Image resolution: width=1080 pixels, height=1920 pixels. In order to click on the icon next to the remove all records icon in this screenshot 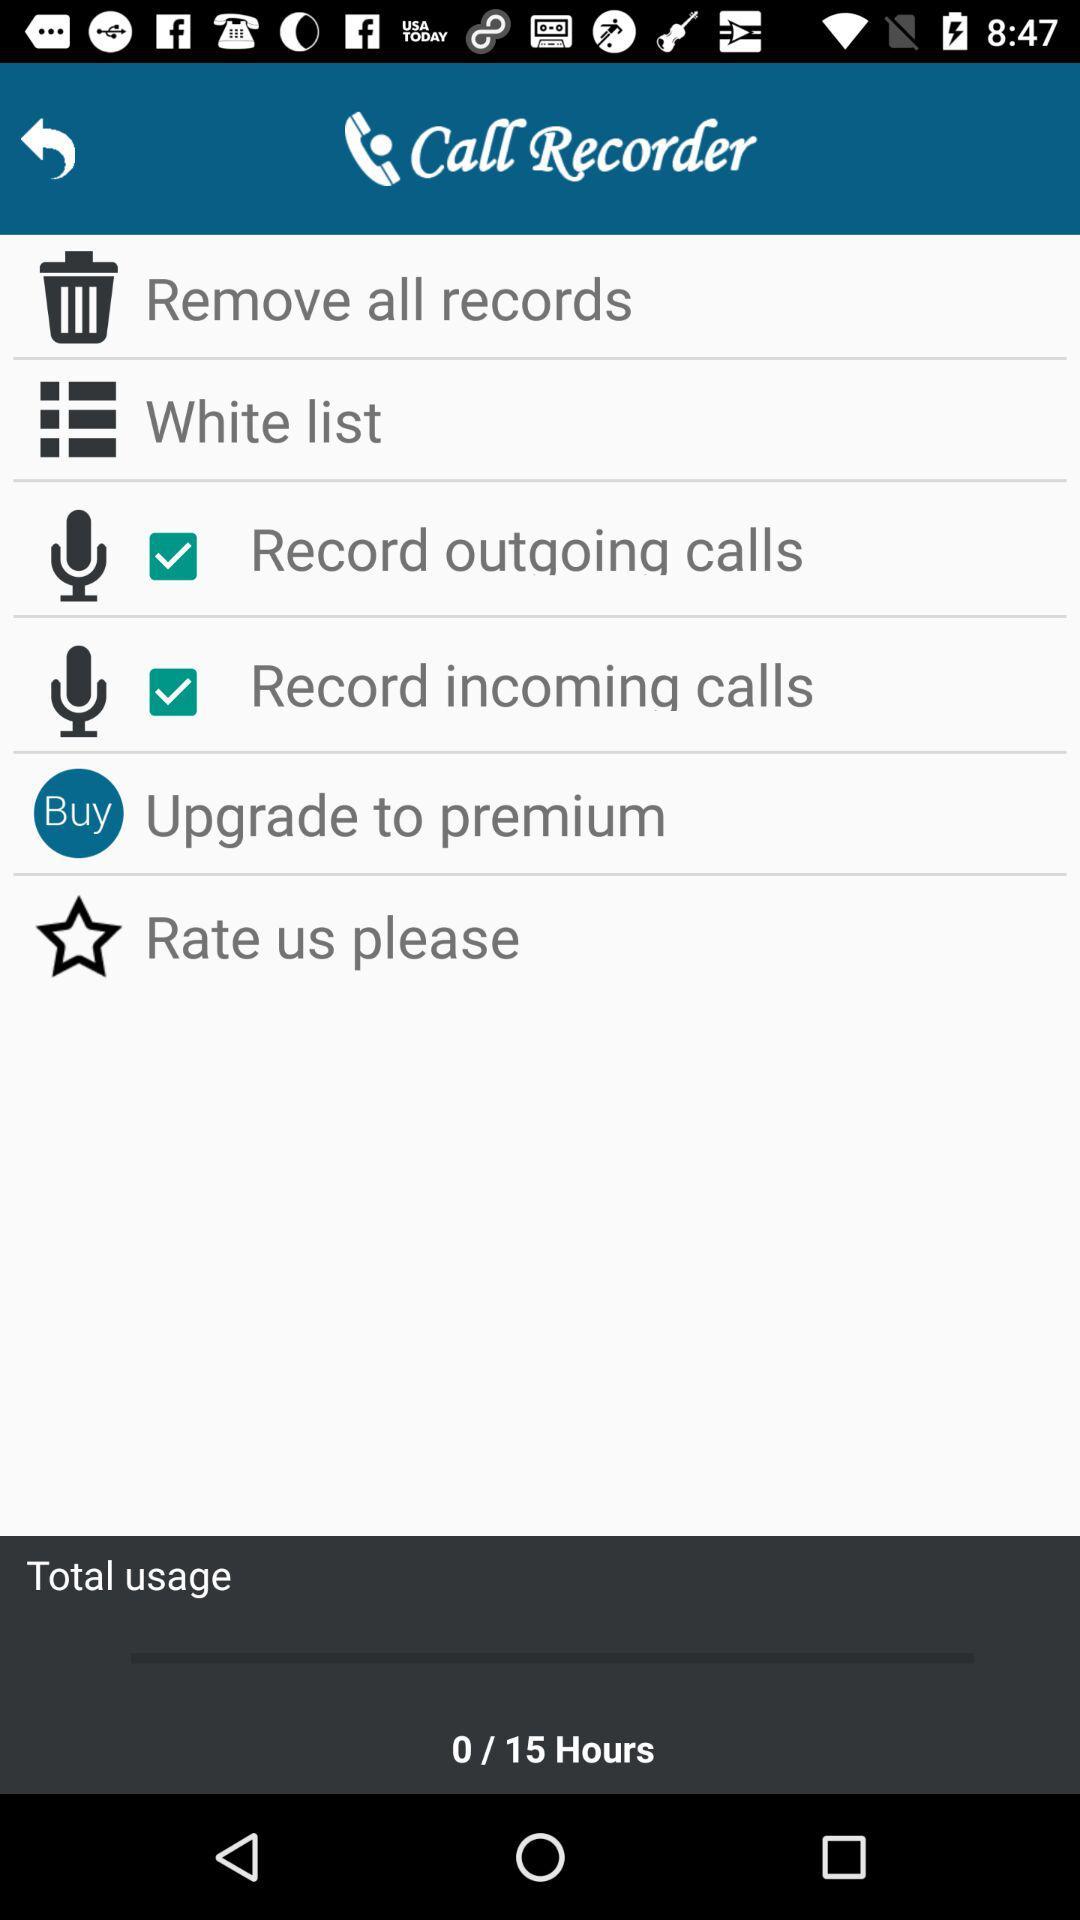, I will do `click(77, 296)`.